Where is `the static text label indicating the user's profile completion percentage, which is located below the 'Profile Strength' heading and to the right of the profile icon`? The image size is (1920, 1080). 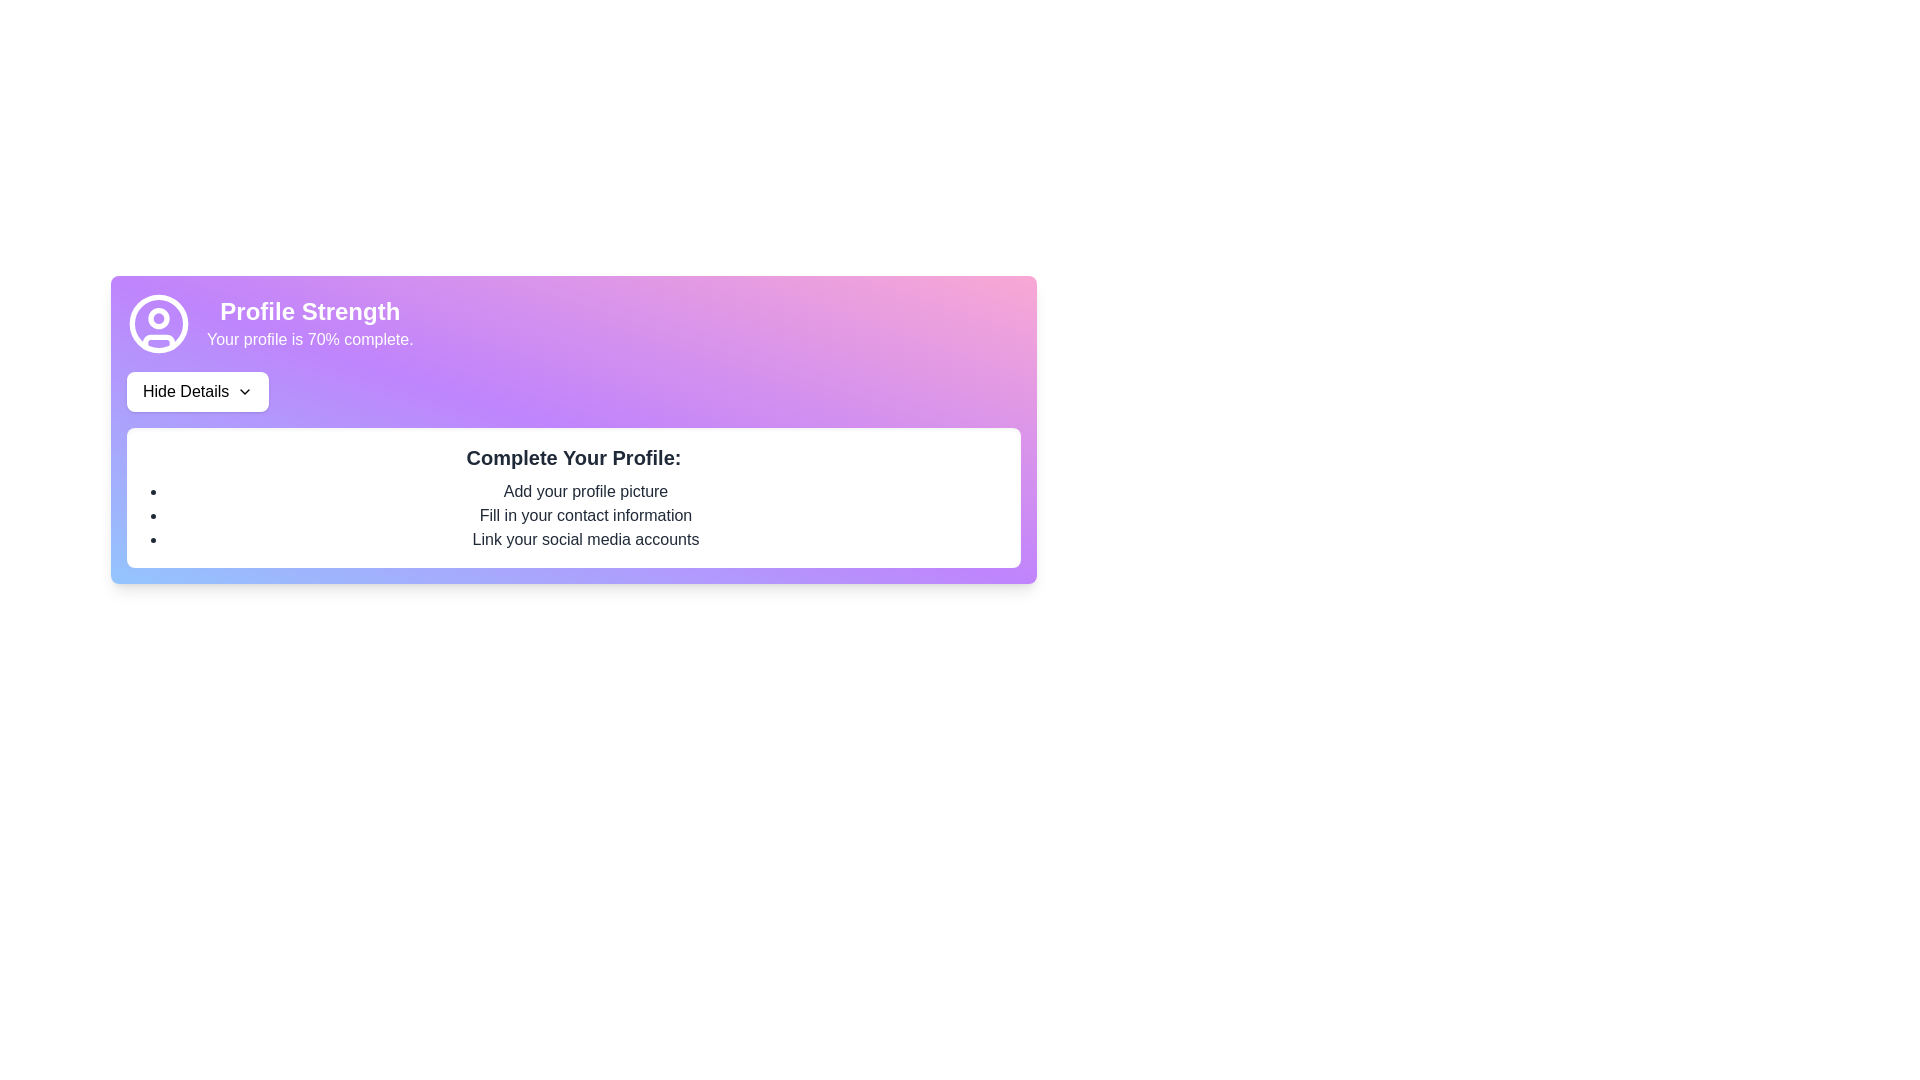
the static text label indicating the user's profile completion percentage, which is located below the 'Profile Strength' heading and to the right of the profile icon is located at coordinates (309, 338).